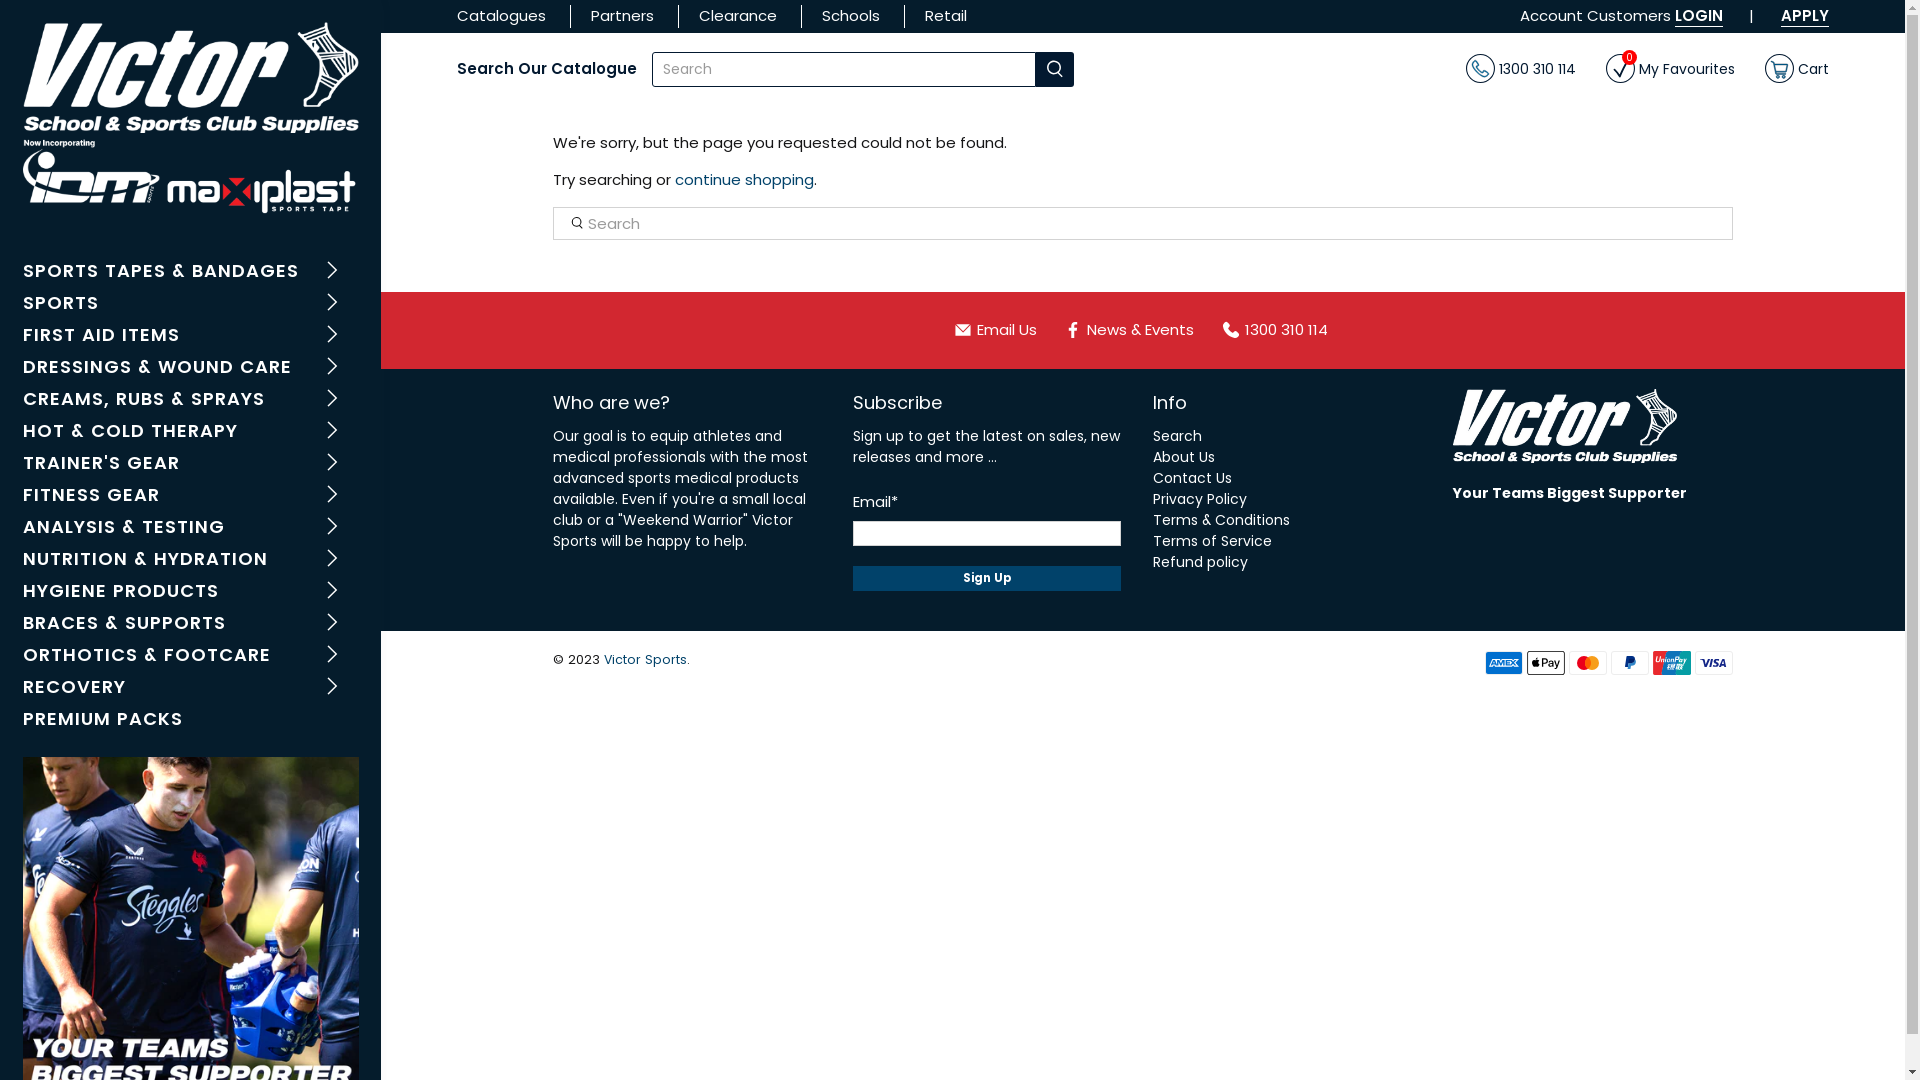  What do you see at coordinates (190, 688) in the screenshot?
I see `'RECOVERY'` at bounding box center [190, 688].